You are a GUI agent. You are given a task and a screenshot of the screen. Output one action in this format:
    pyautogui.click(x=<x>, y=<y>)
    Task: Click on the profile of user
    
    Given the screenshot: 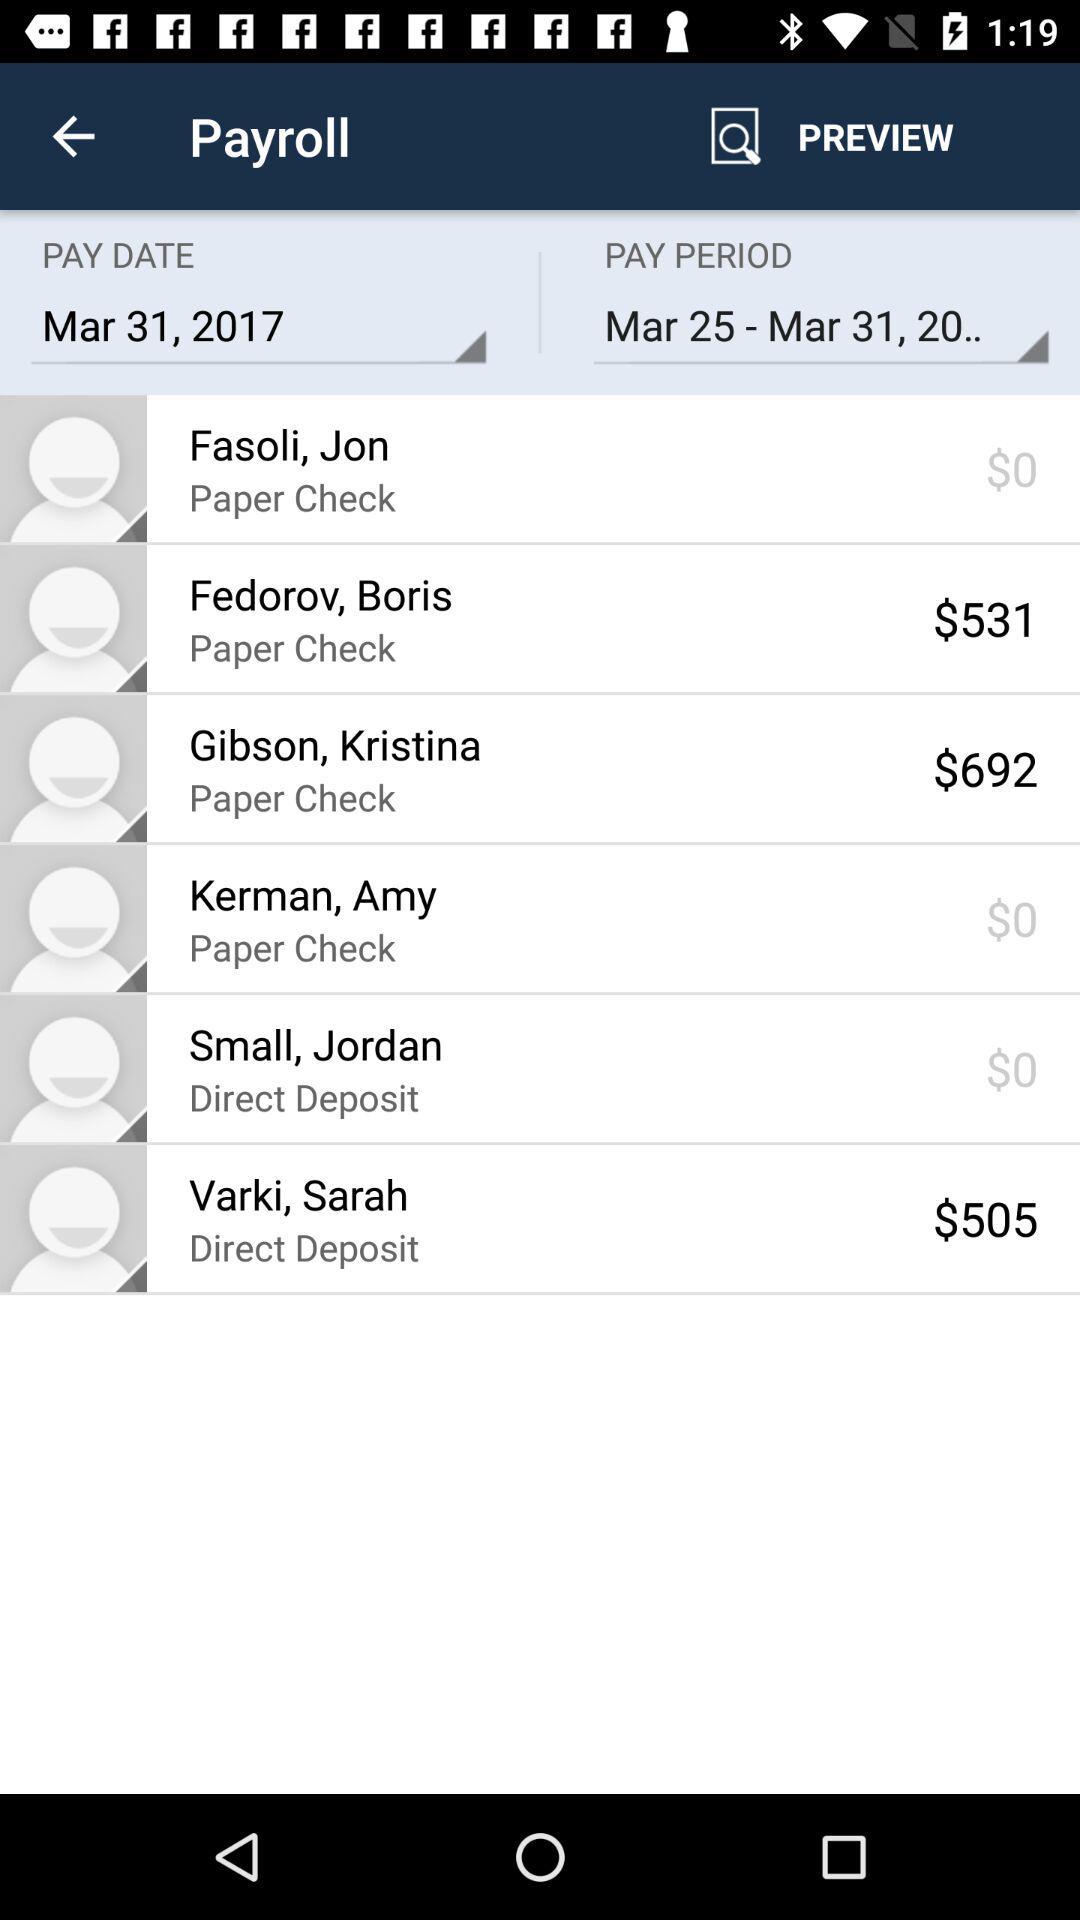 What is the action you would take?
    pyautogui.click(x=72, y=1217)
    